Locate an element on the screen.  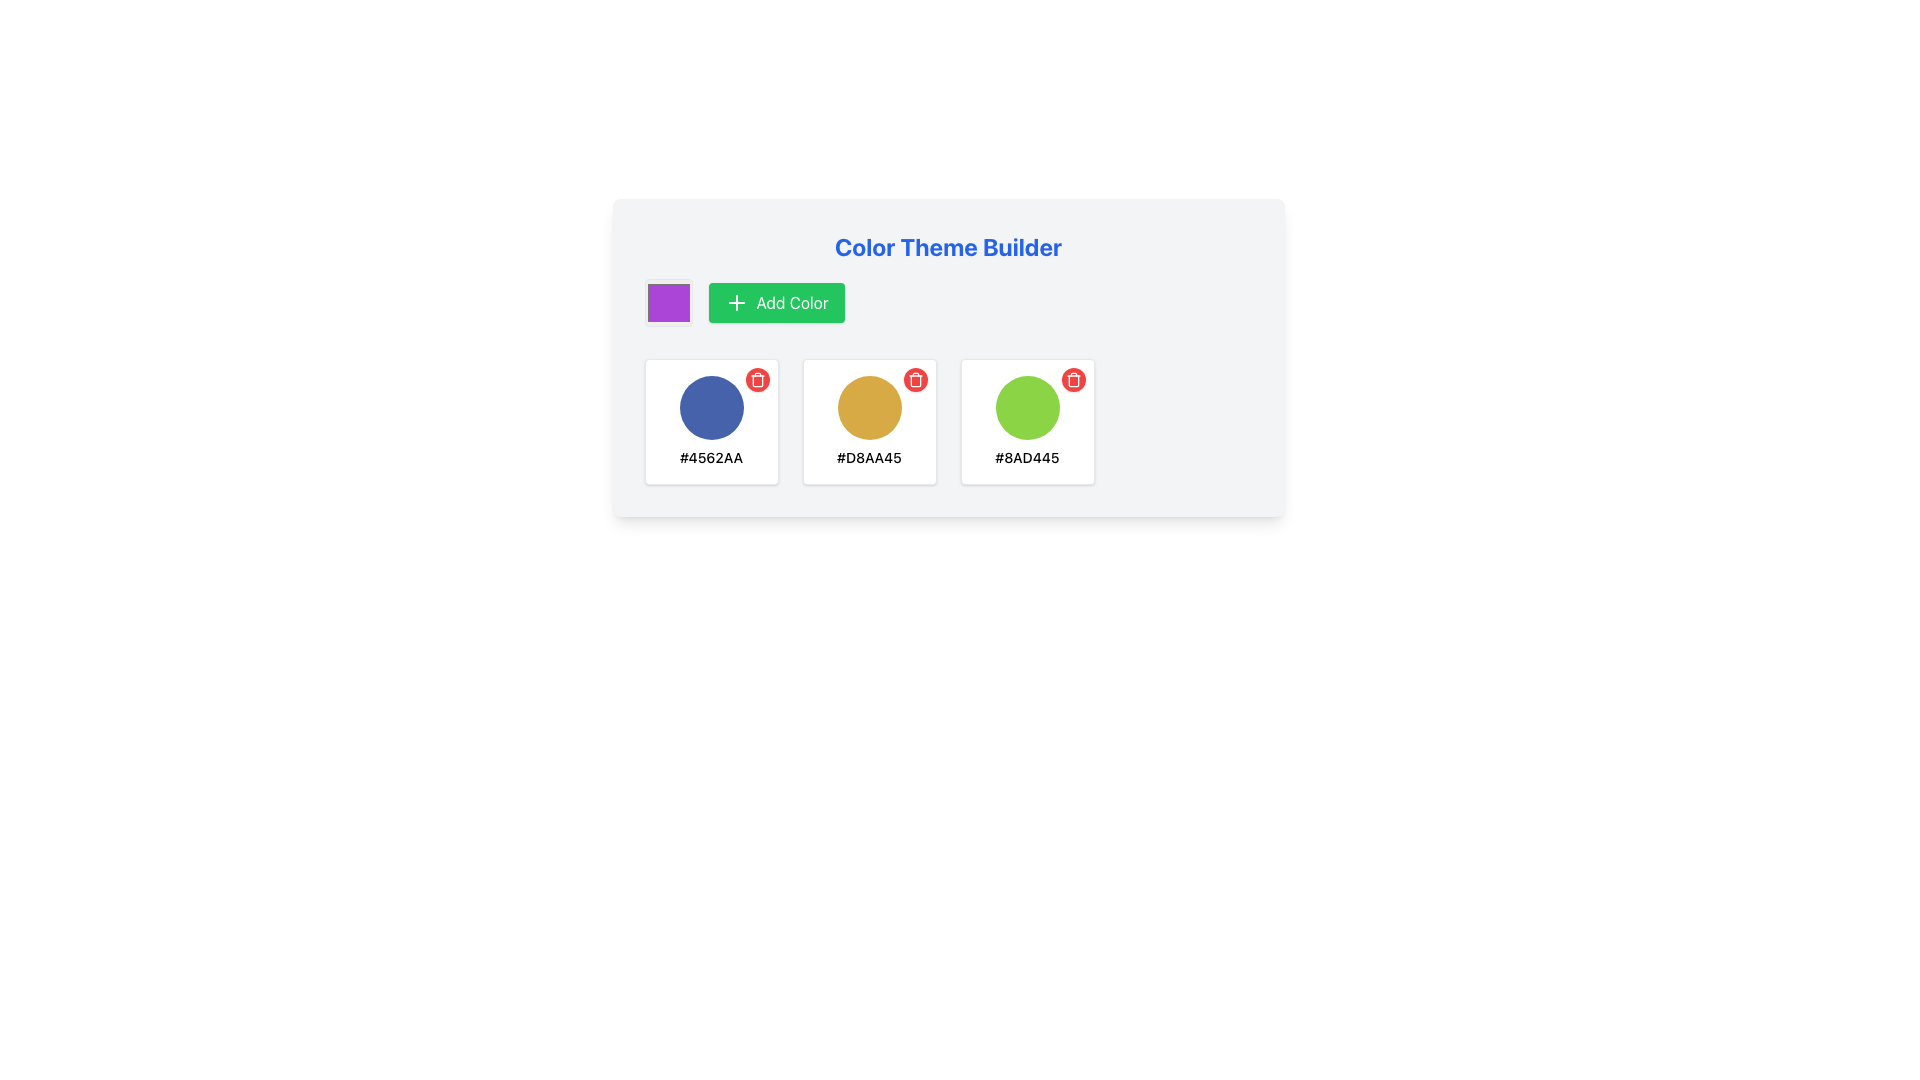
the delete button located at the top-right corner of the color card representing the color #8AD445, which is the third card from the left in the row is located at coordinates (1072, 380).